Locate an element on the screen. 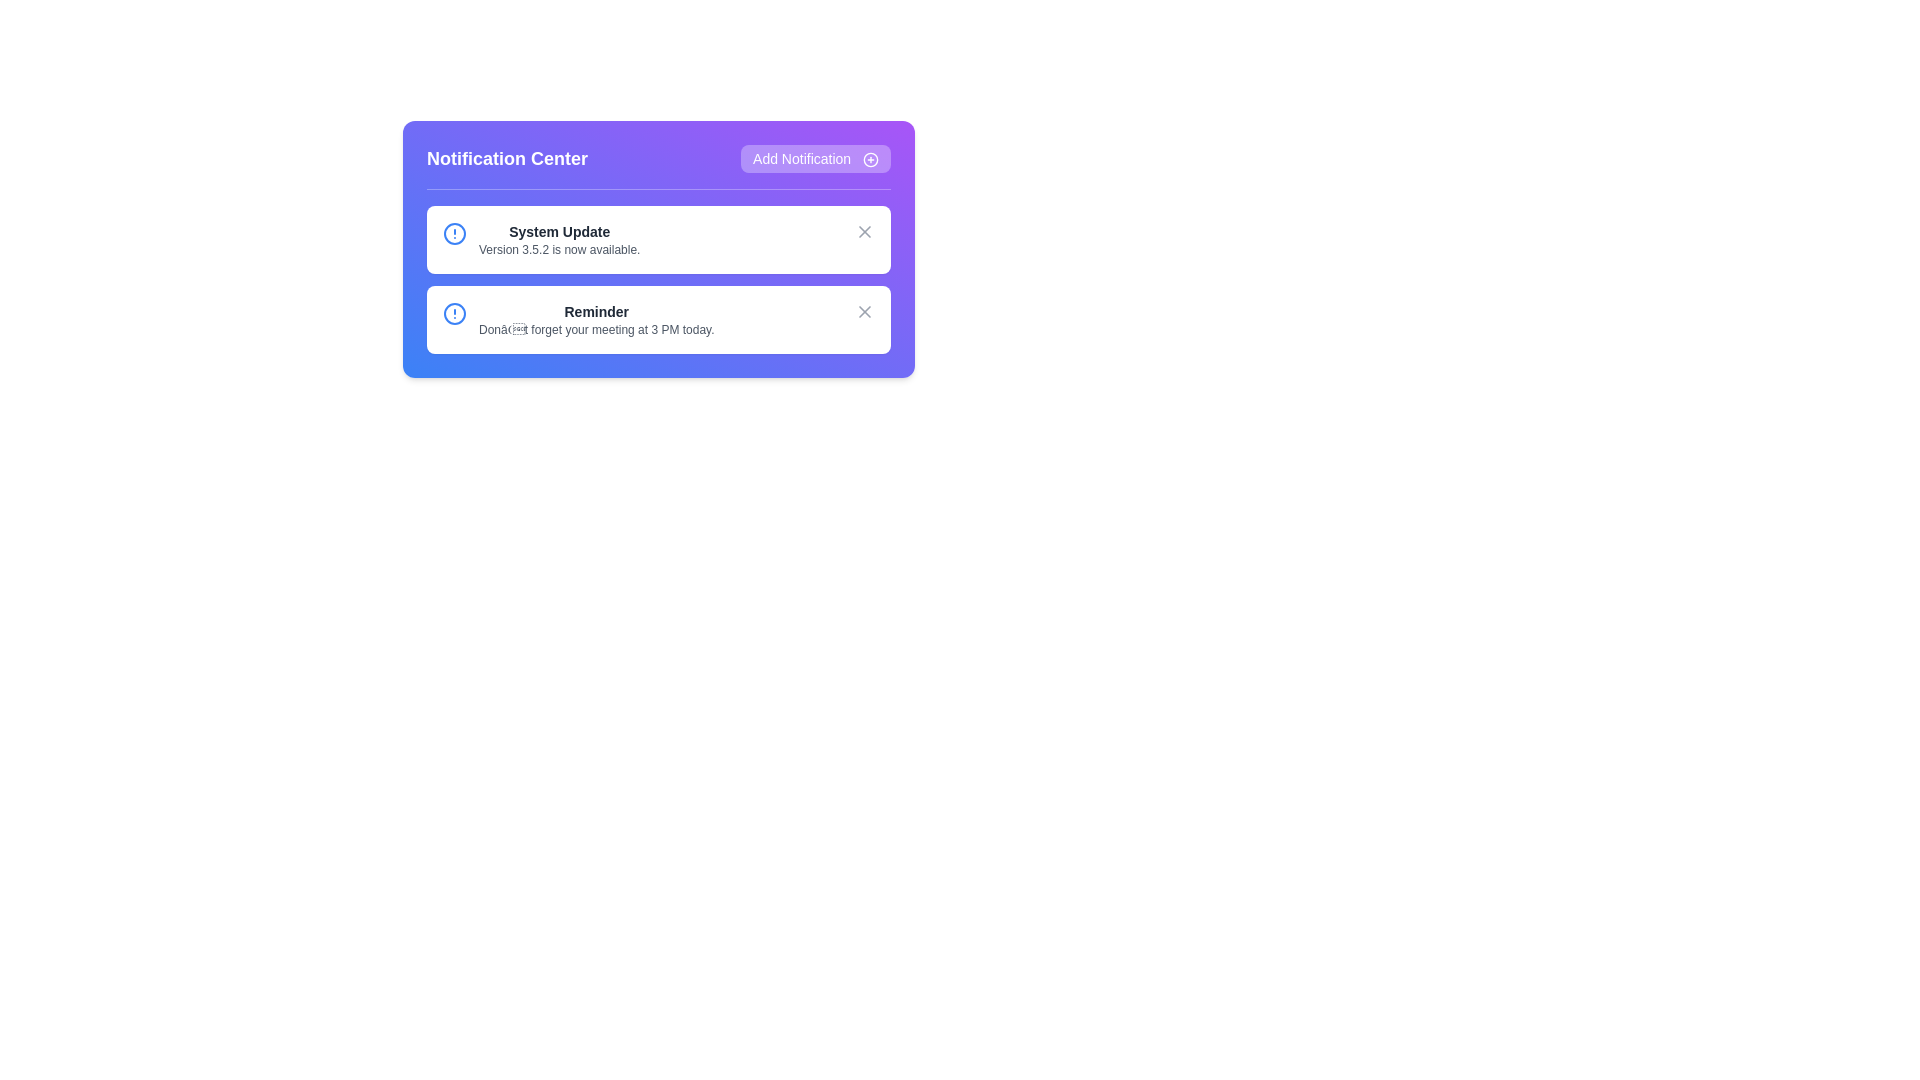 The image size is (1920, 1080). the button located at the top-right corner of the 'Notification Center' section header is located at coordinates (816, 157).